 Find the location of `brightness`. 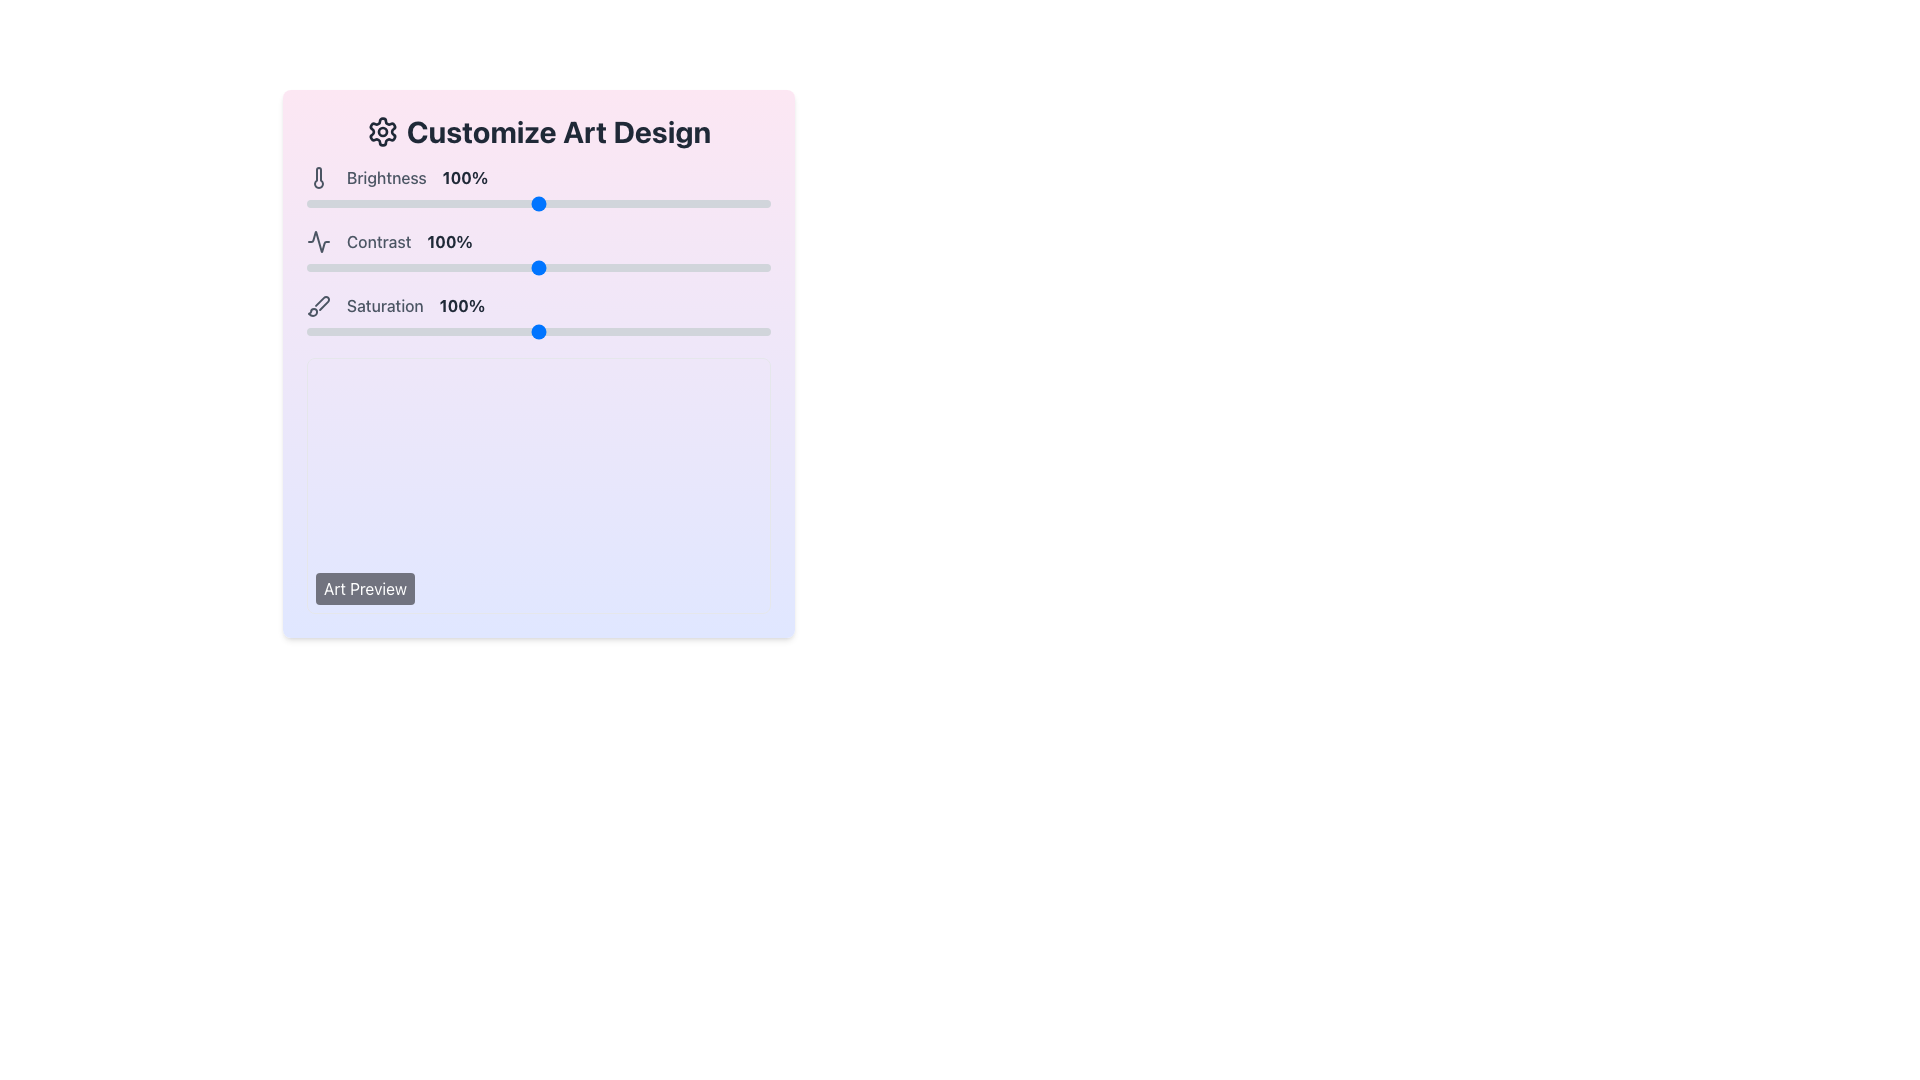

brightness is located at coordinates (473, 204).